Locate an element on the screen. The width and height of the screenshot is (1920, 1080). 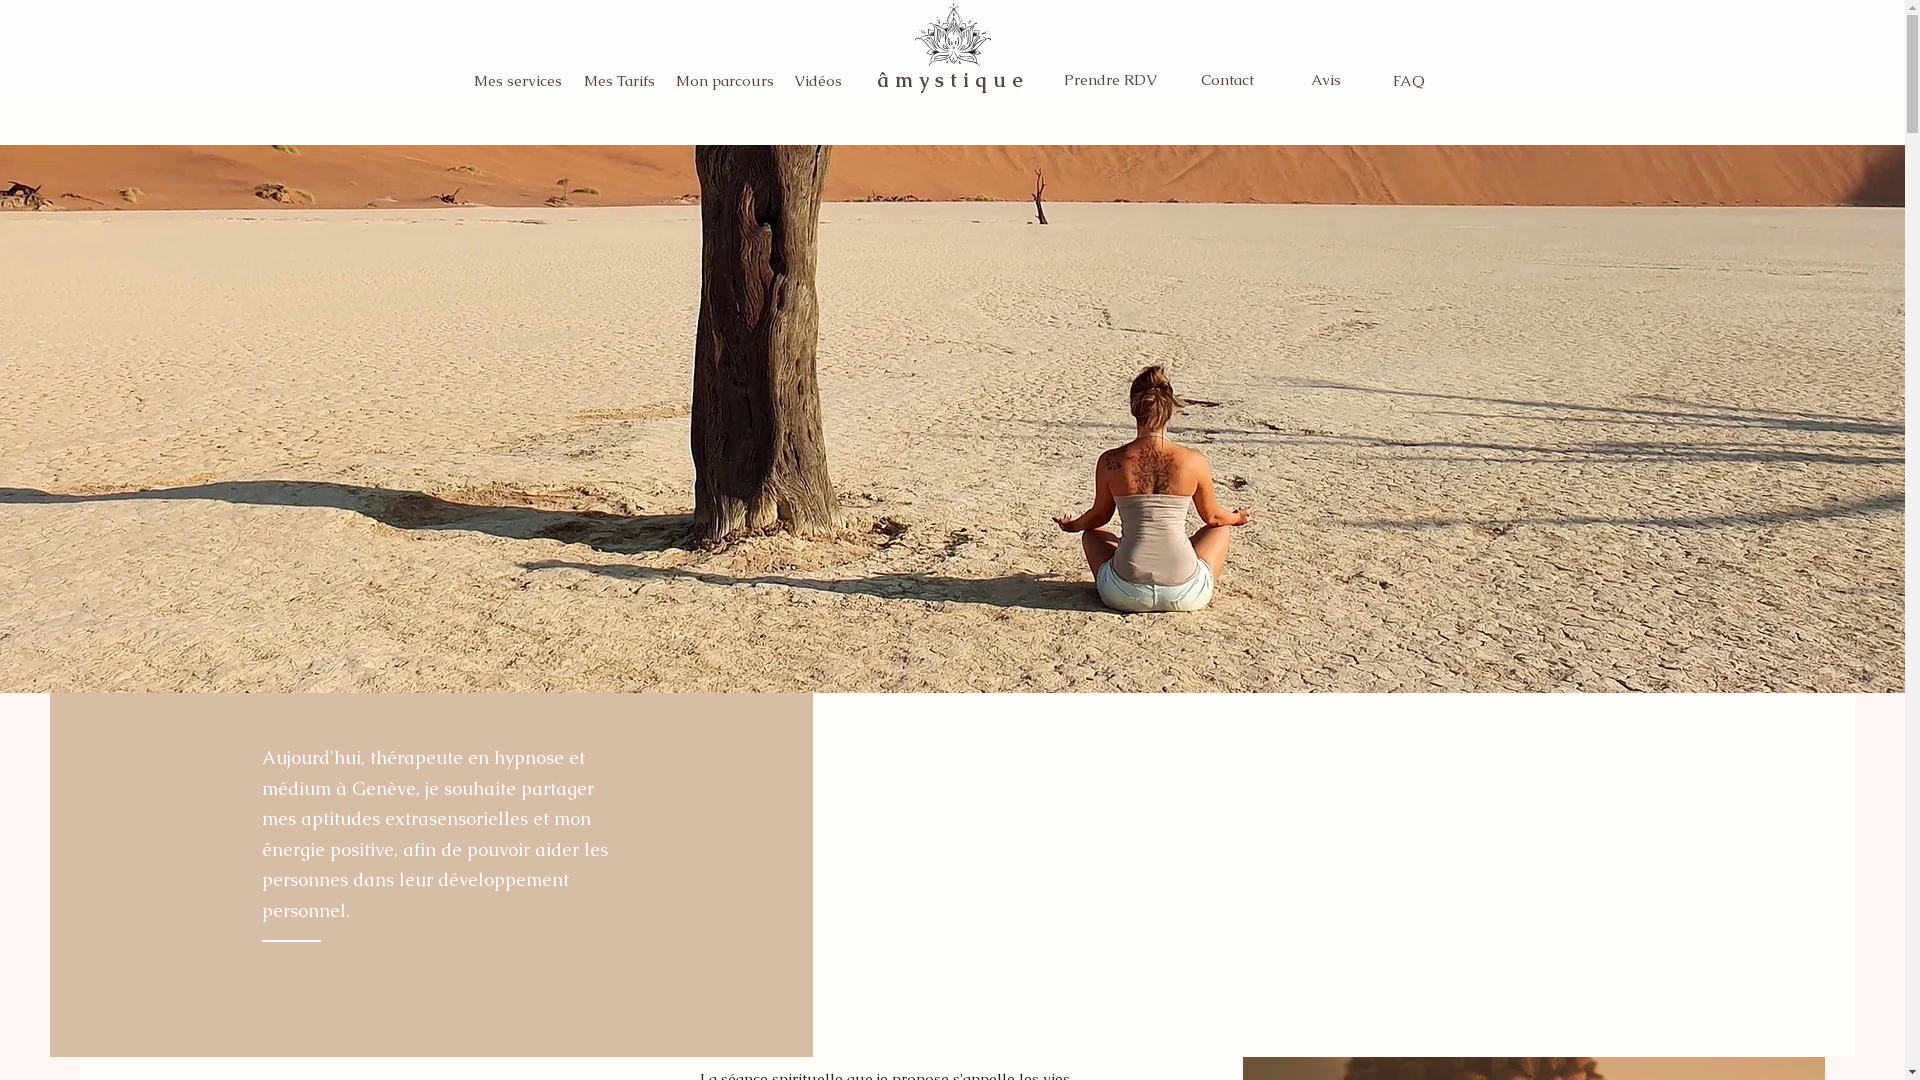
'Prendre RDV' is located at coordinates (1109, 79).